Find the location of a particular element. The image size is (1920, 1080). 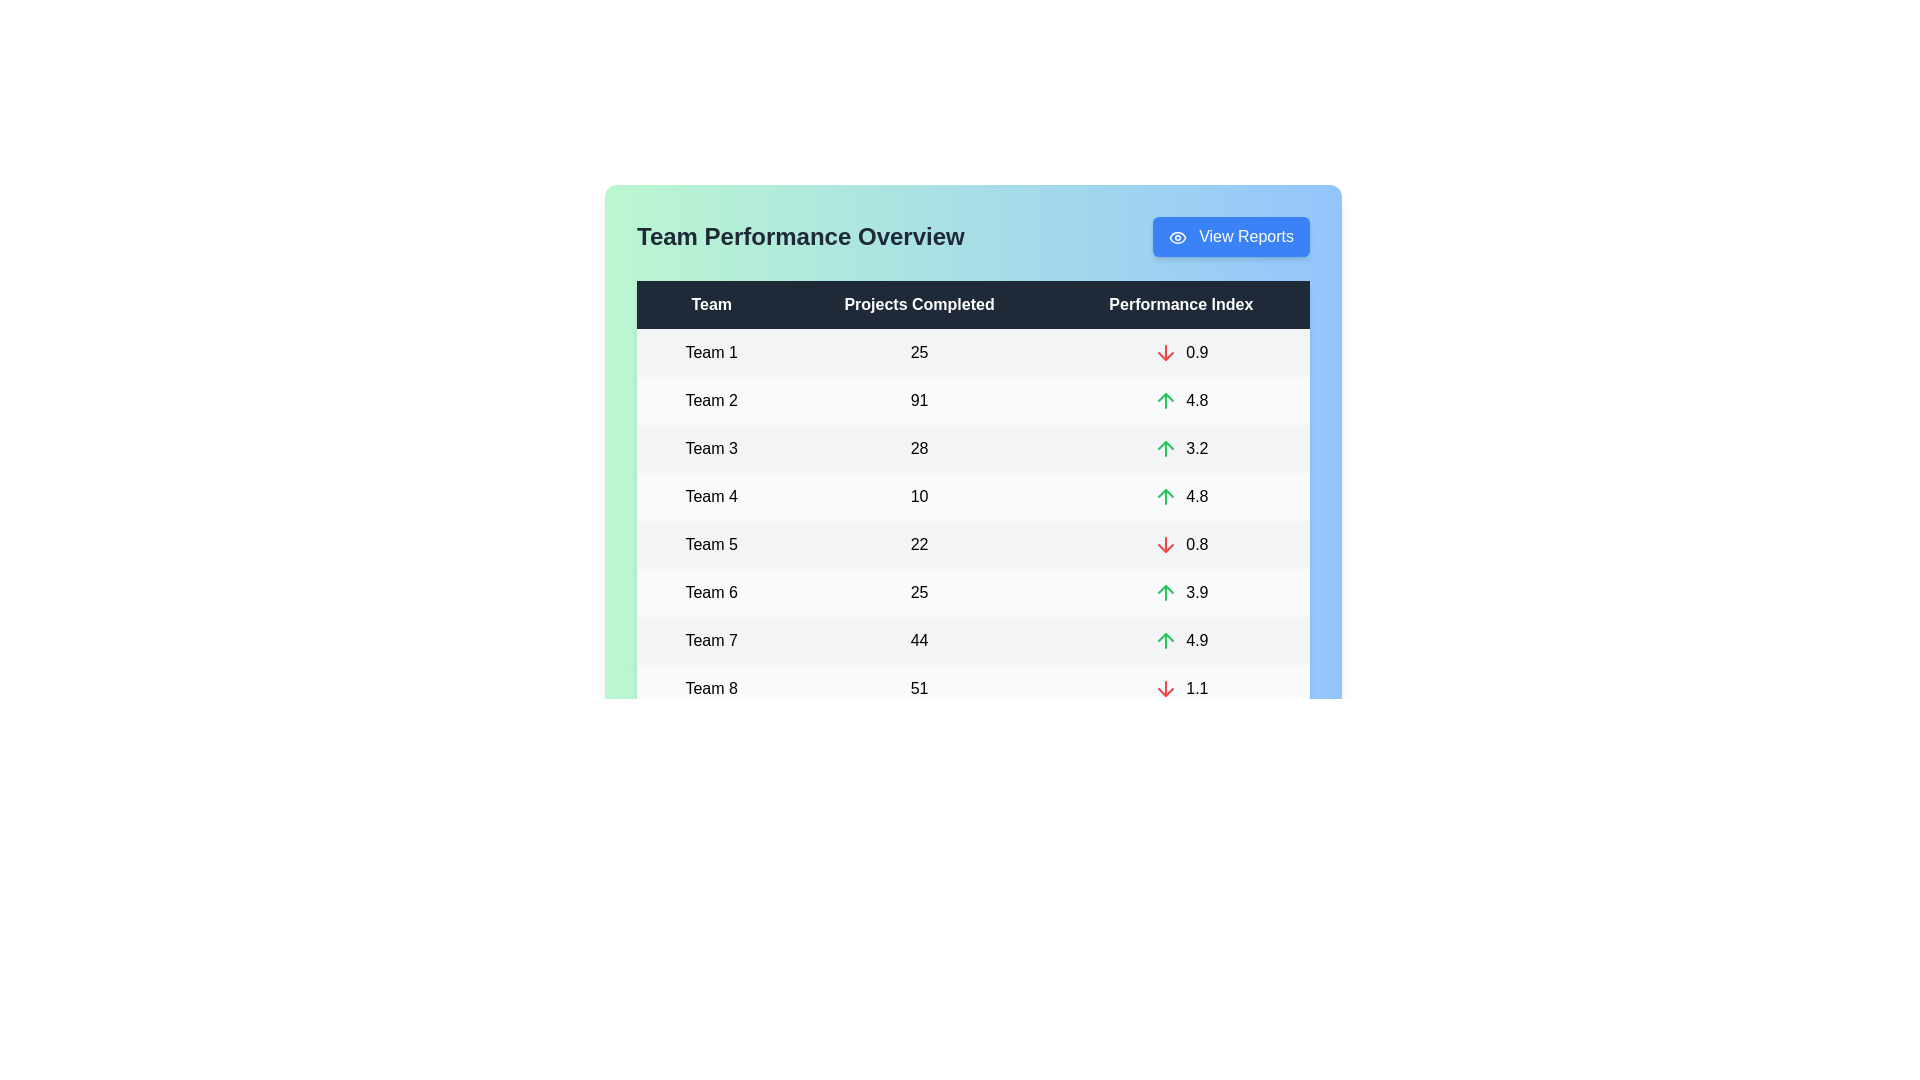

the 'View Reports' button is located at coordinates (1229, 235).